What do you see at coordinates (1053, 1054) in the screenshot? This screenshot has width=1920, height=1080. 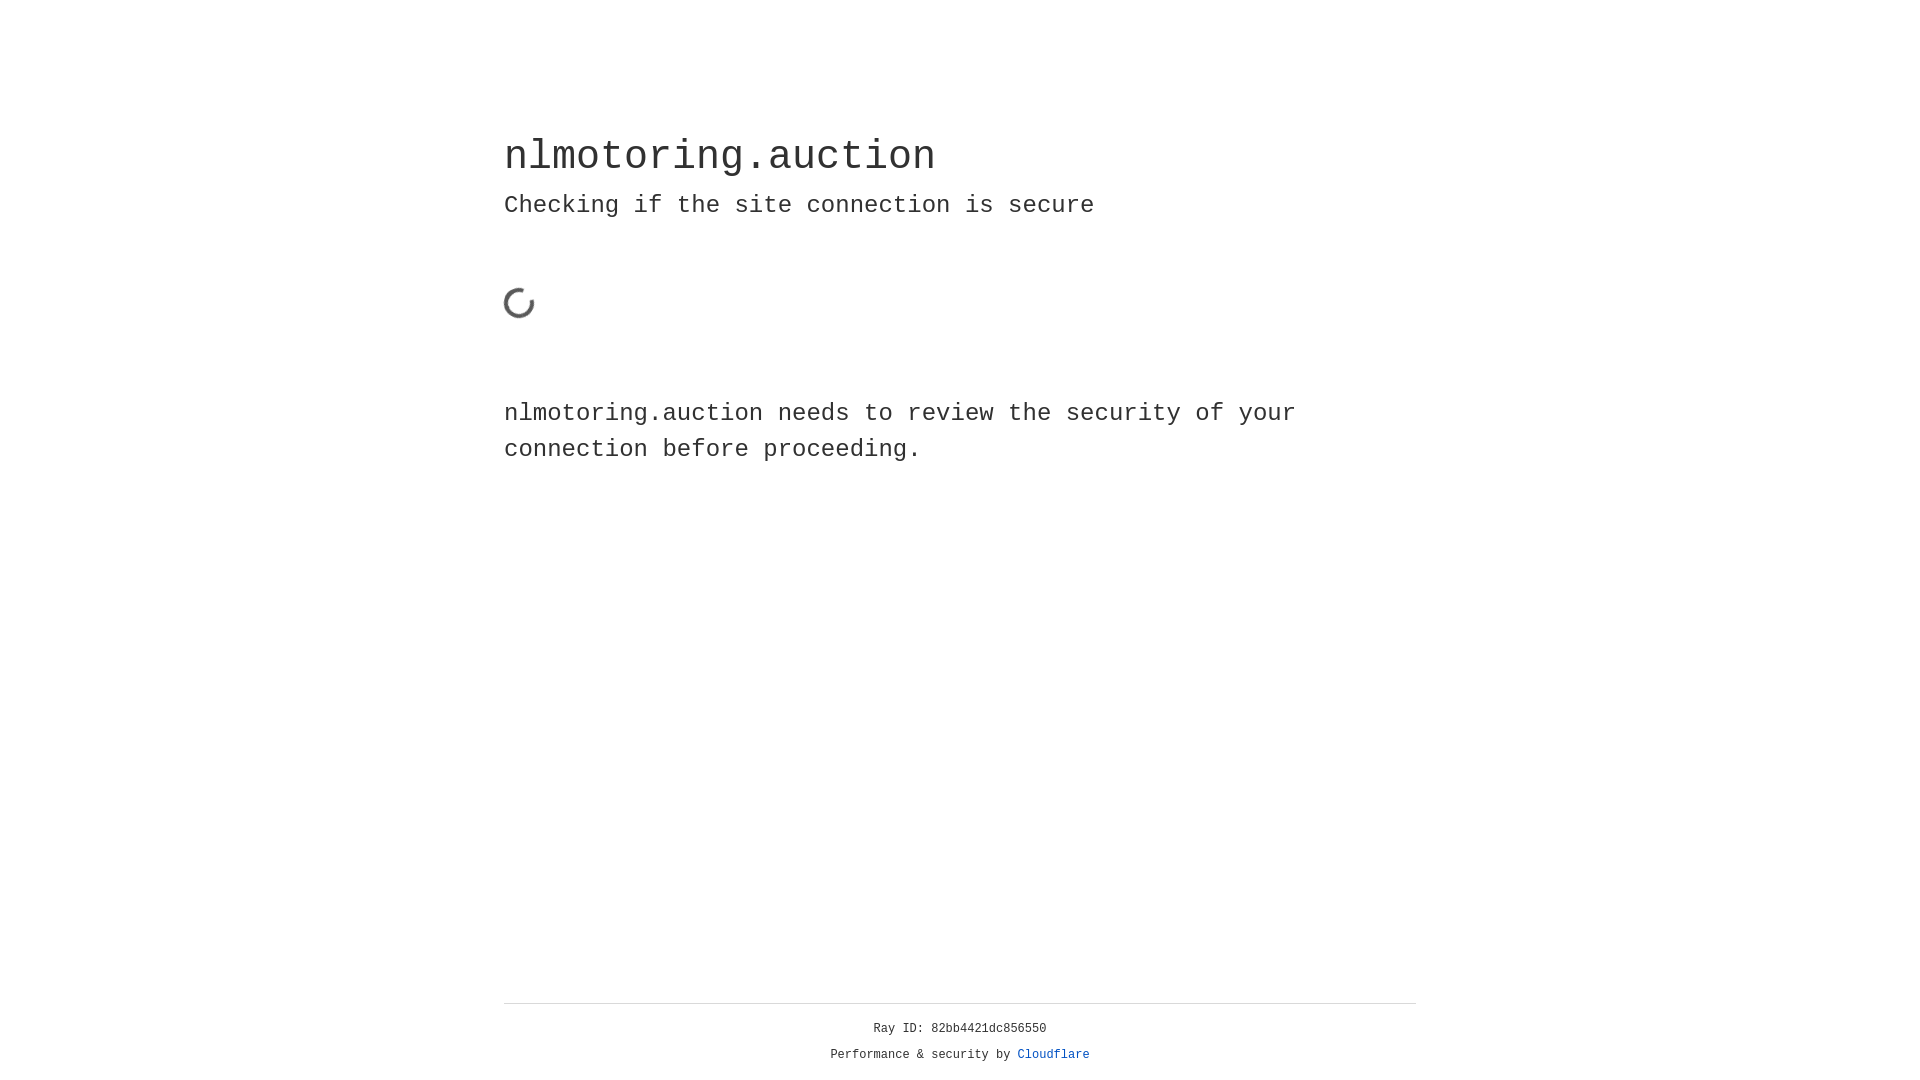 I see `'Cloudflare'` at bounding box center [1053, 1054].